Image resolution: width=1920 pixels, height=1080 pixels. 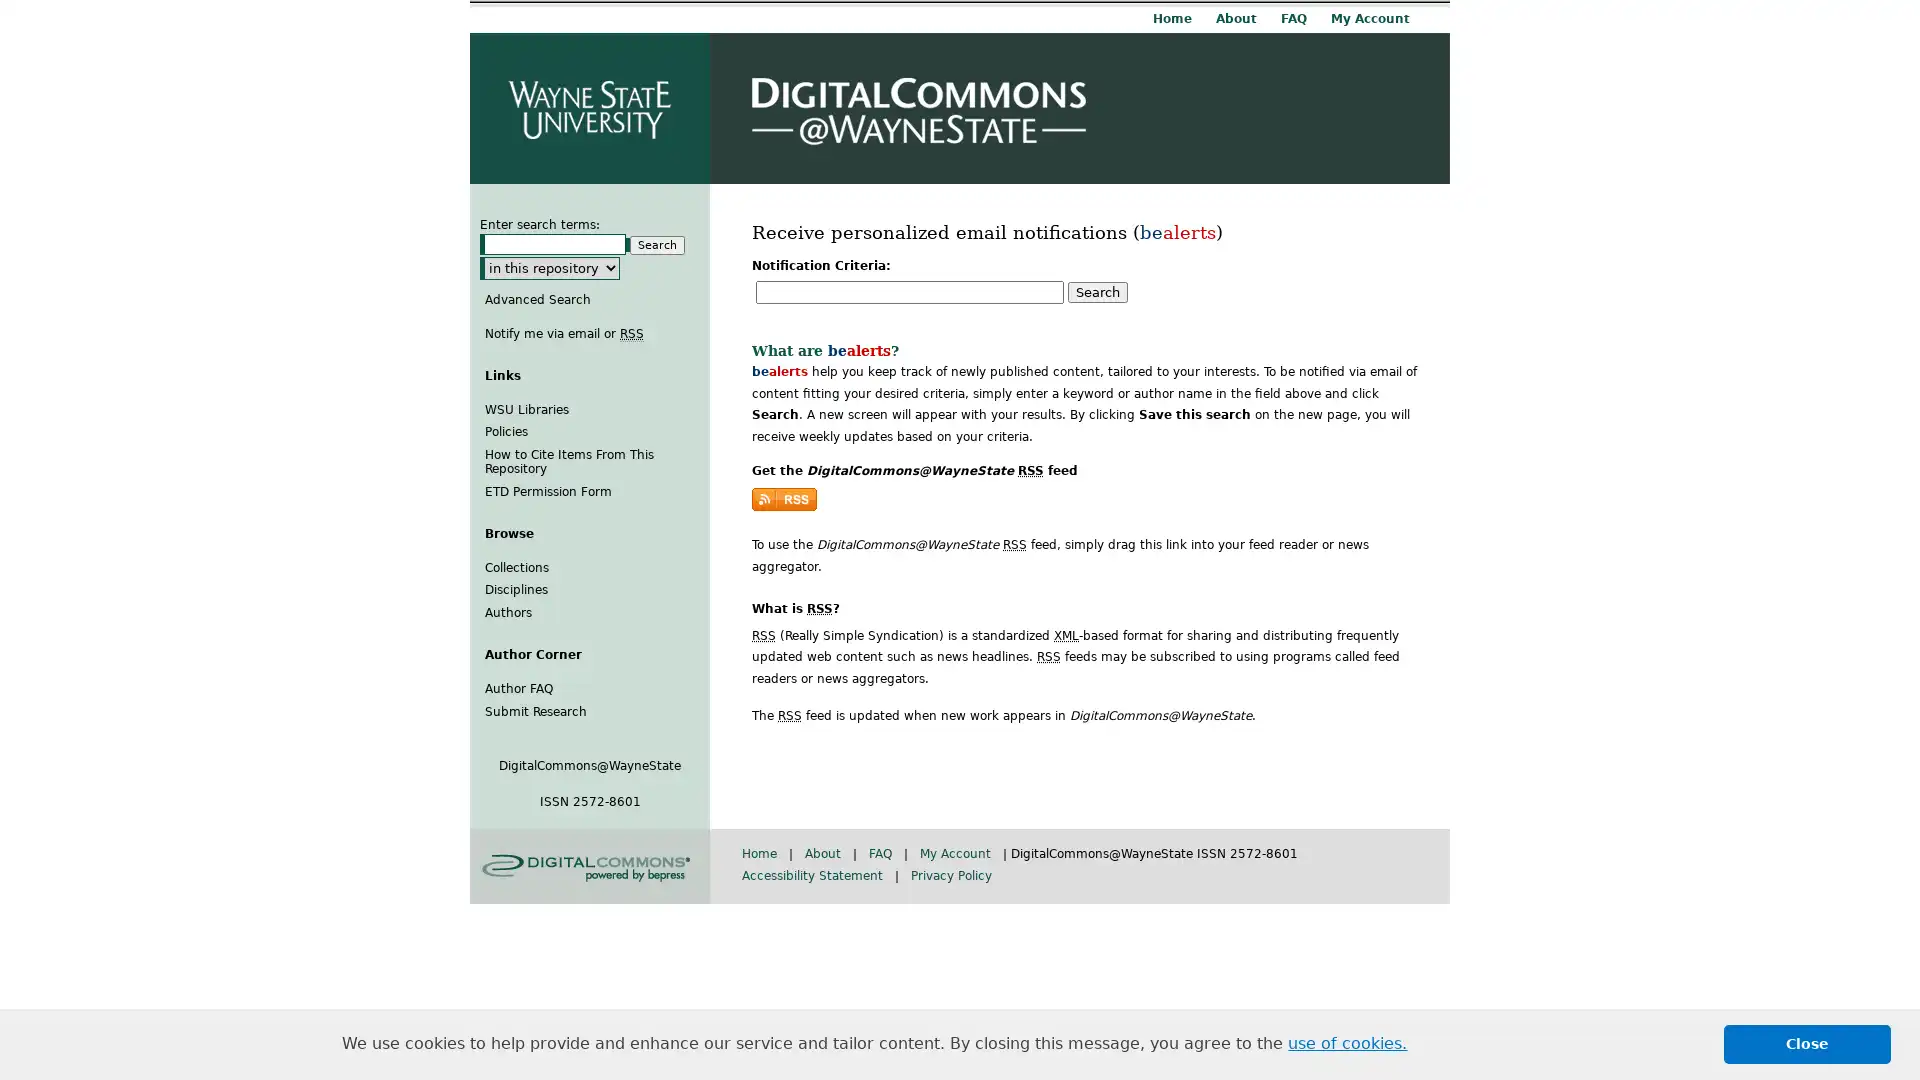 What do you see at coordinates (1347, 1043) in the screenshot?
I see `learn more about cookies` at bounding box center [1347, 1043].